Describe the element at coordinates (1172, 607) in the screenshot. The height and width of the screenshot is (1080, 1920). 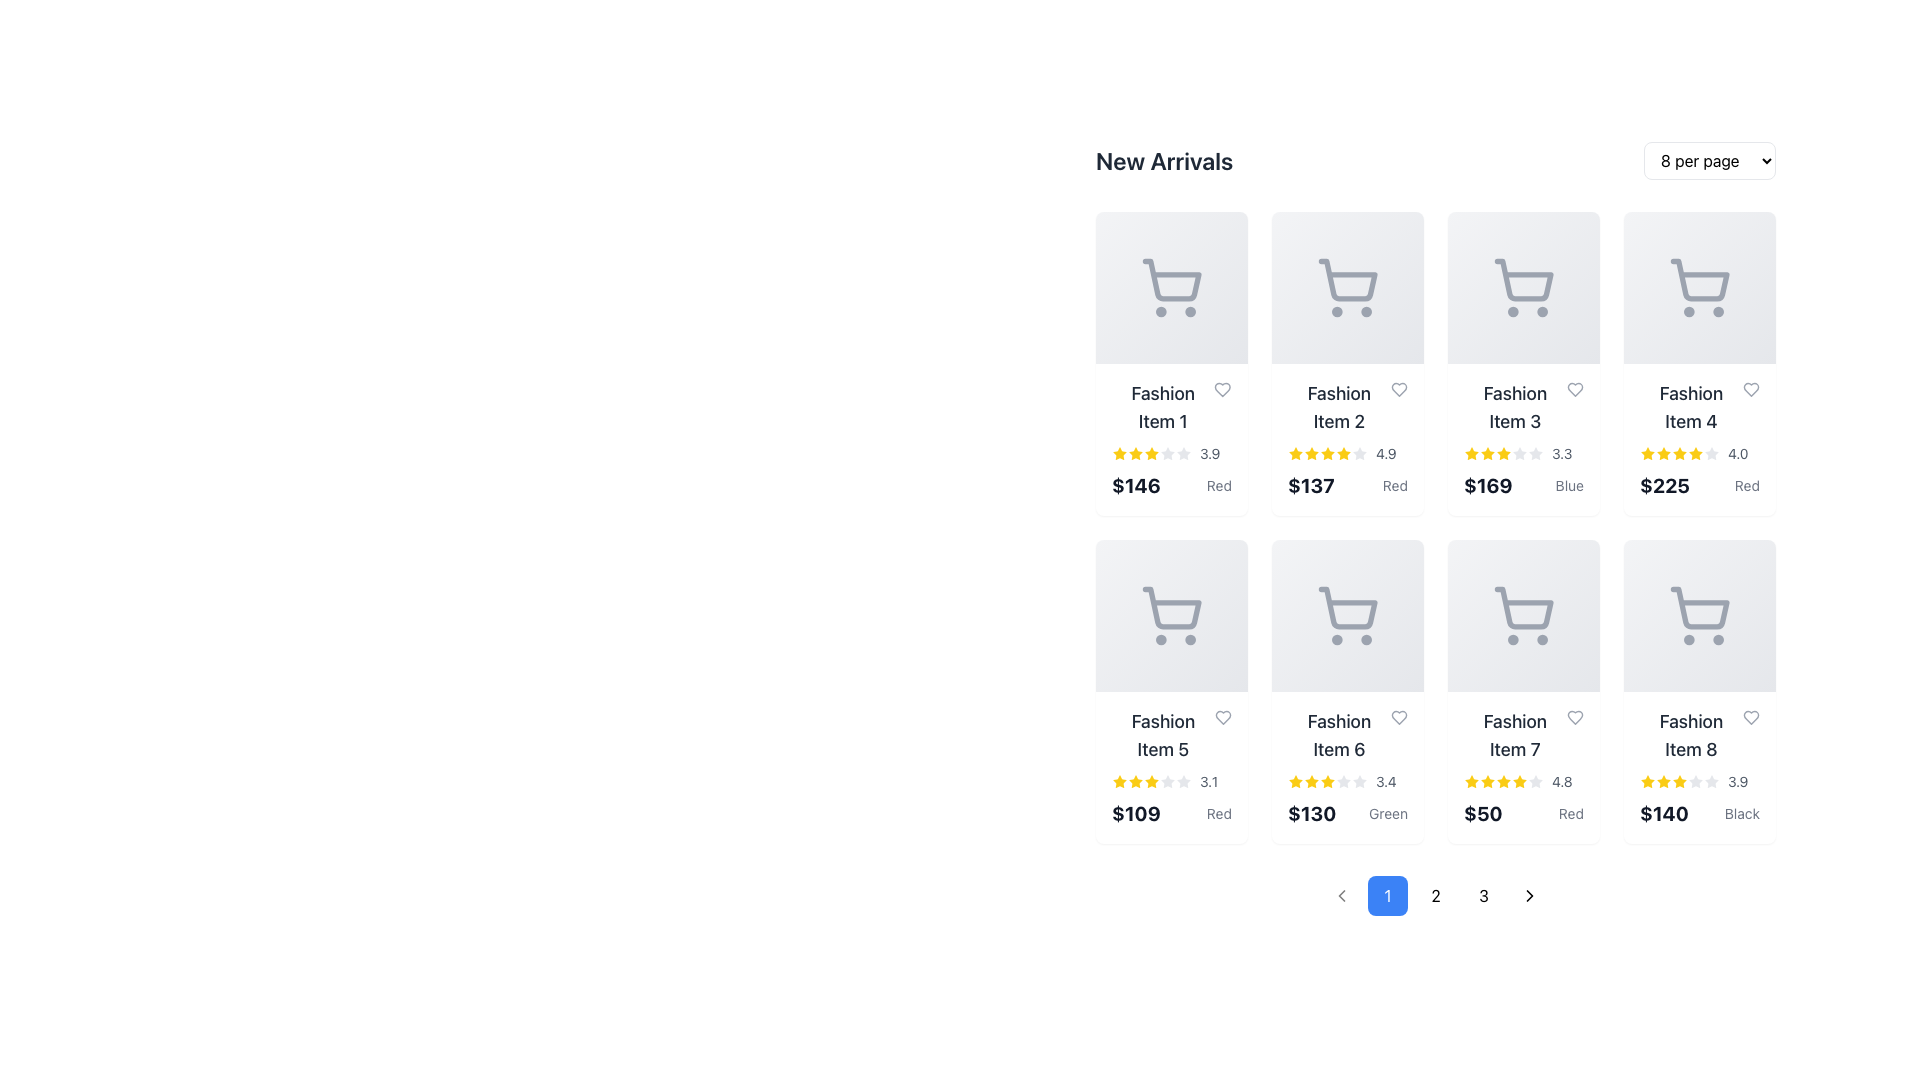
I see `the main structure of the shopping cart icon located in the card of 'Fashion Item 5' in the grid layout, specifically in the second row and first column` at that location.